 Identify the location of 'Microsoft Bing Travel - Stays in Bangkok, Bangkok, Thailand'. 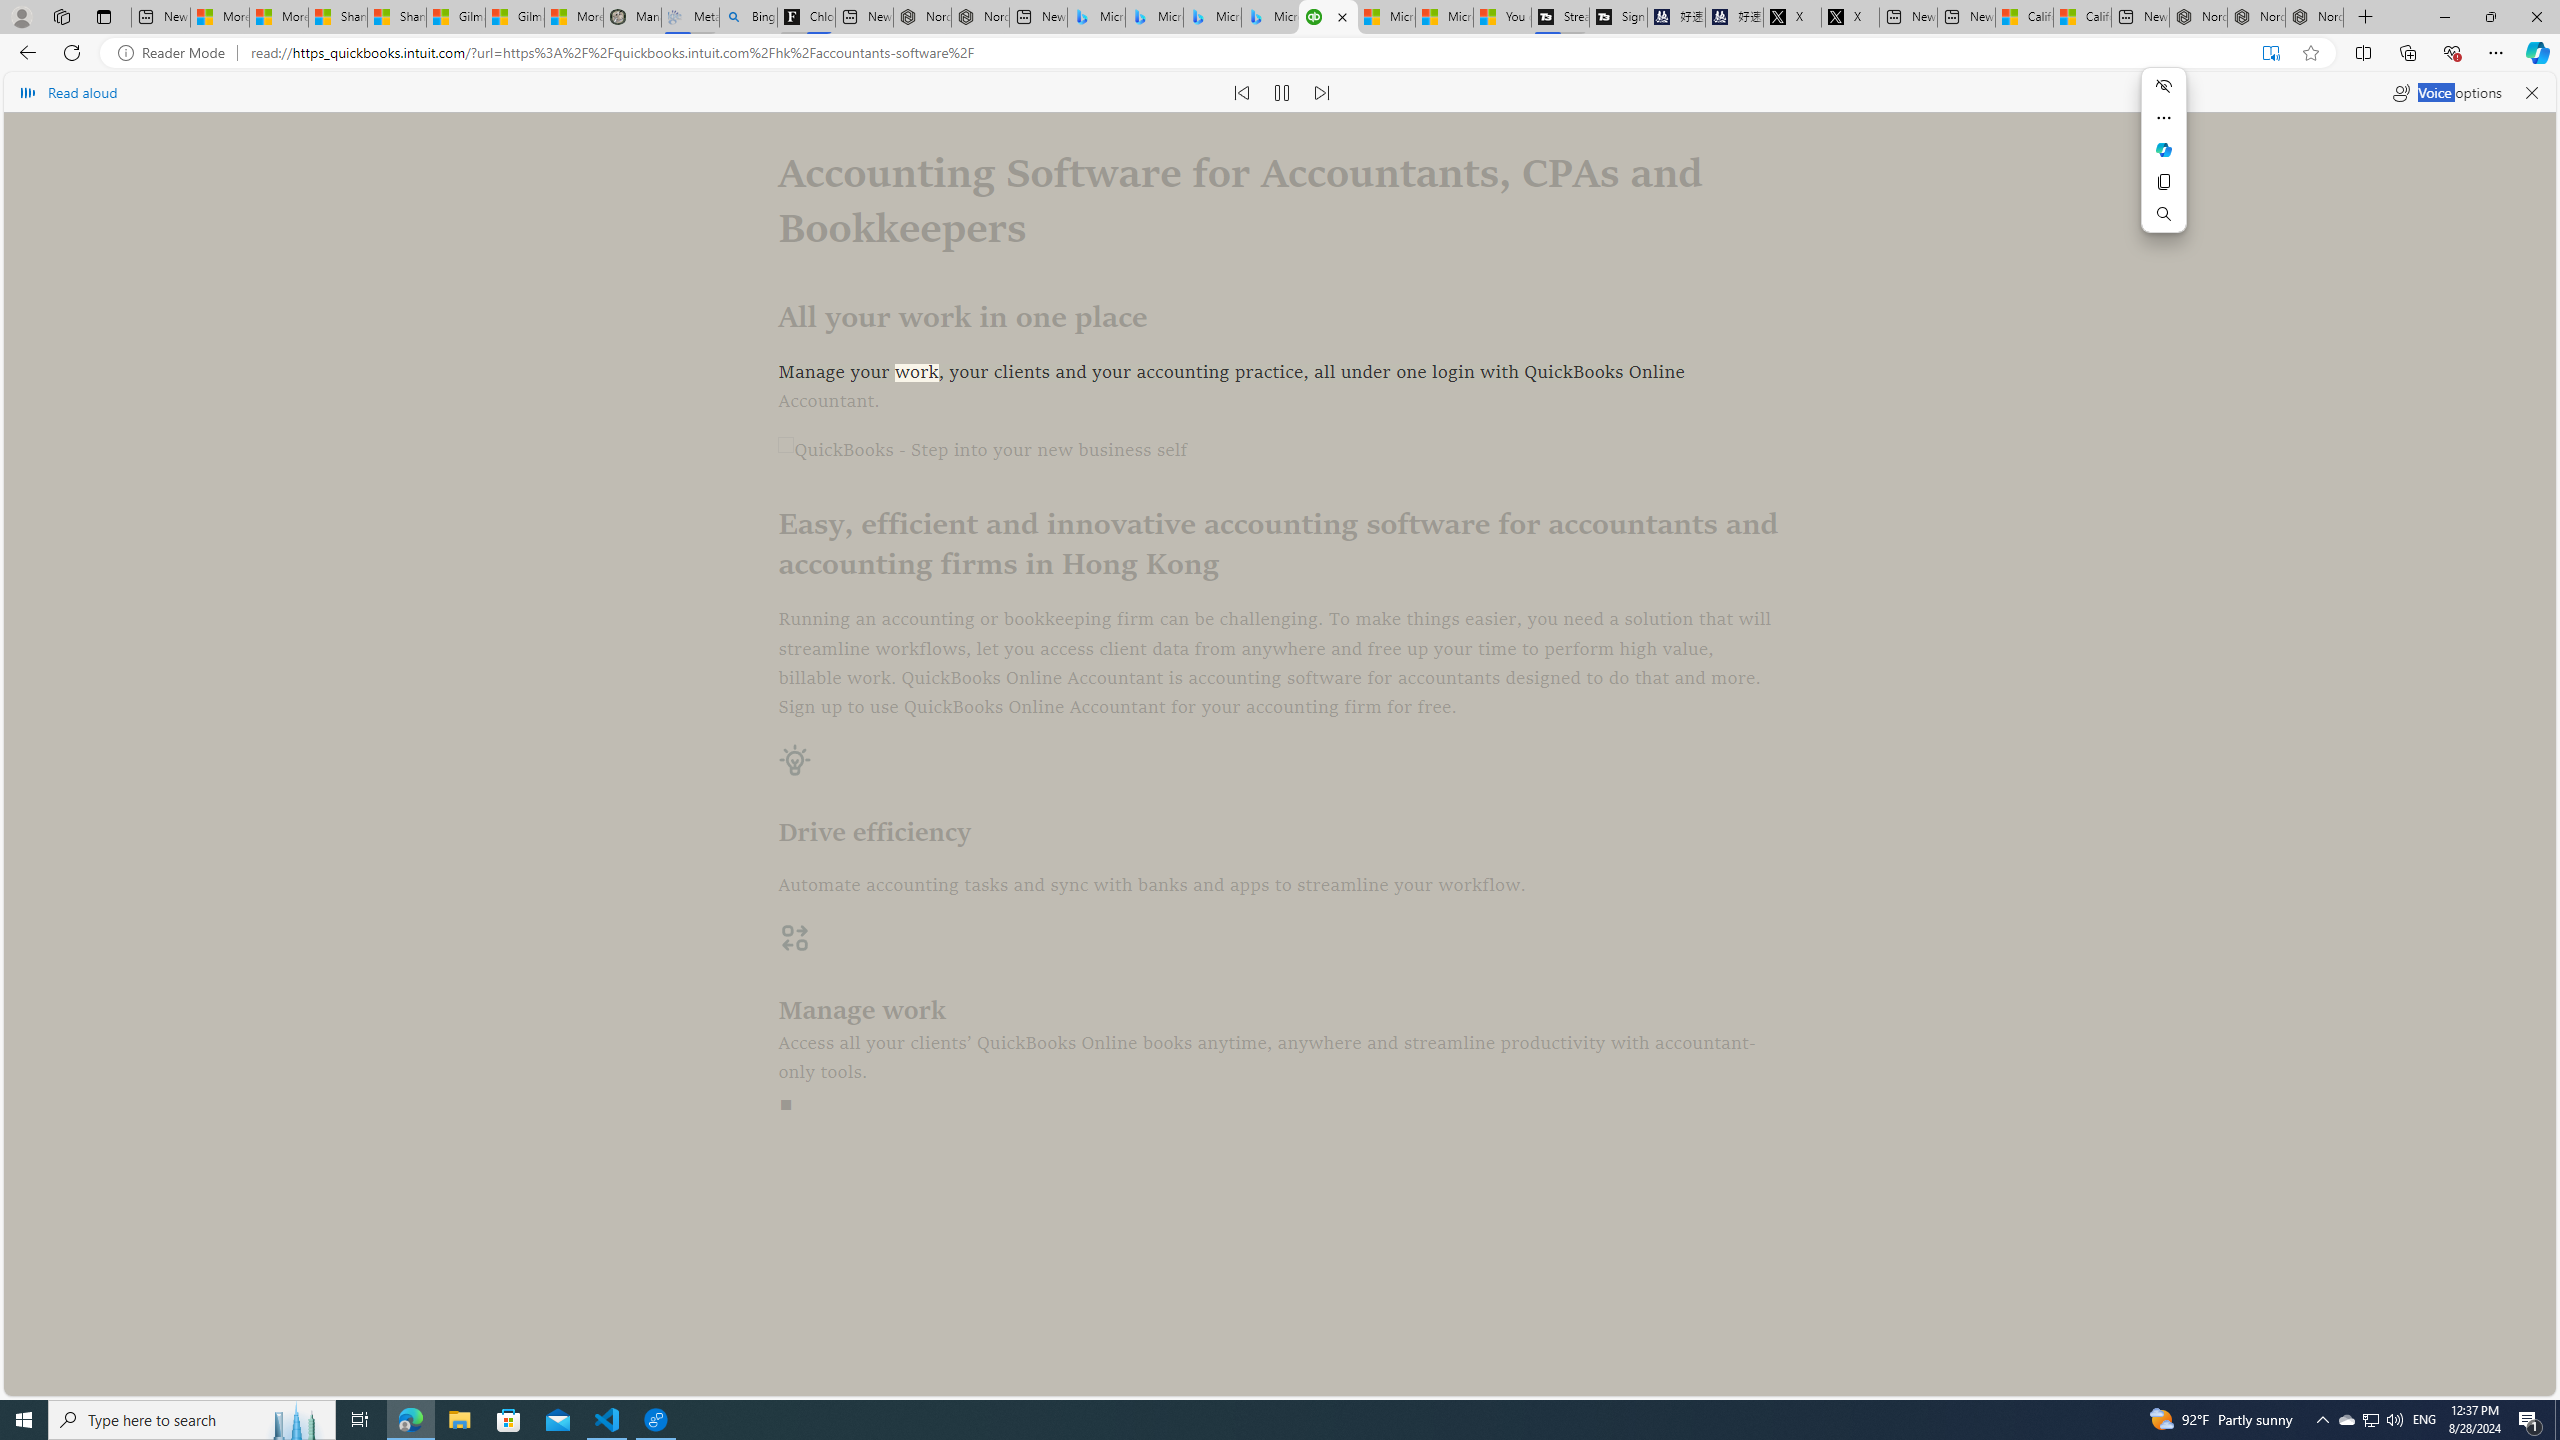
(1153, 16).